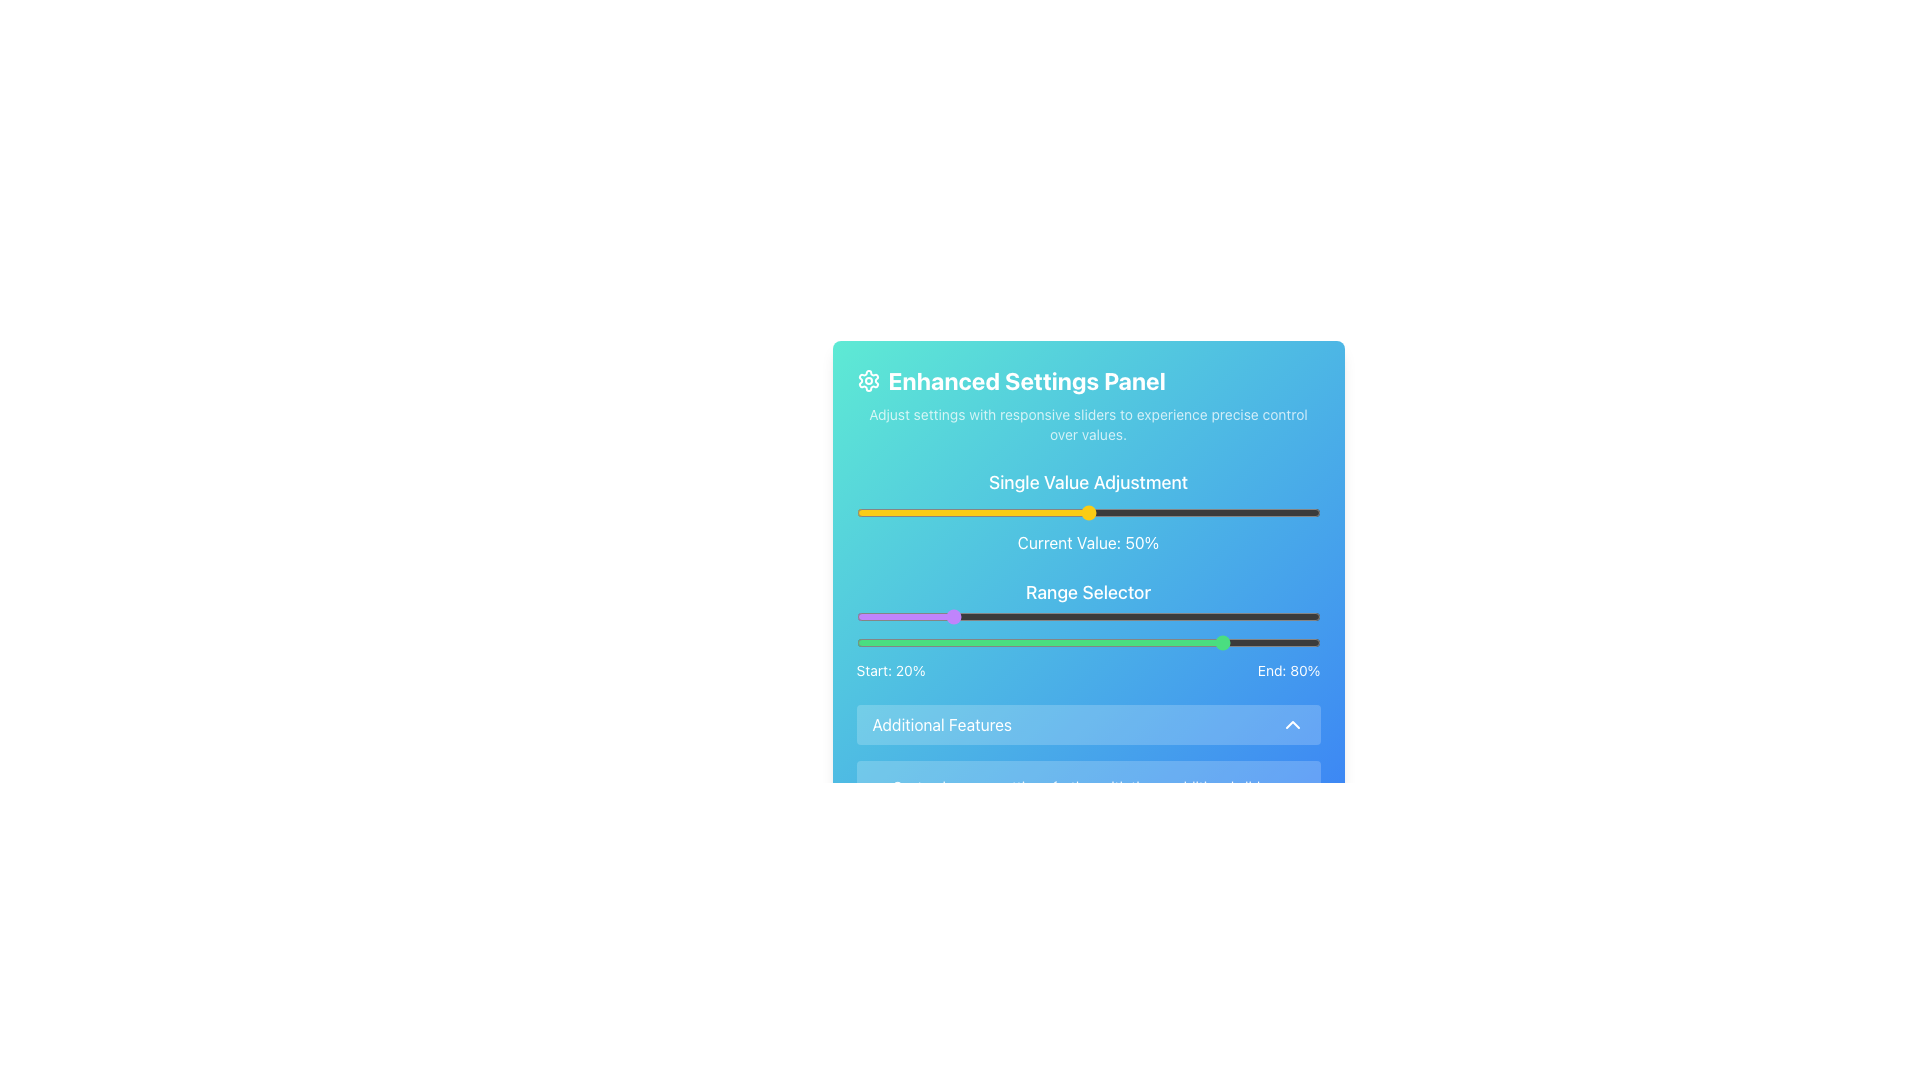 This screenshot has height=1080, width=1920. I want to click on the range selector sliders, so click(972, 616).